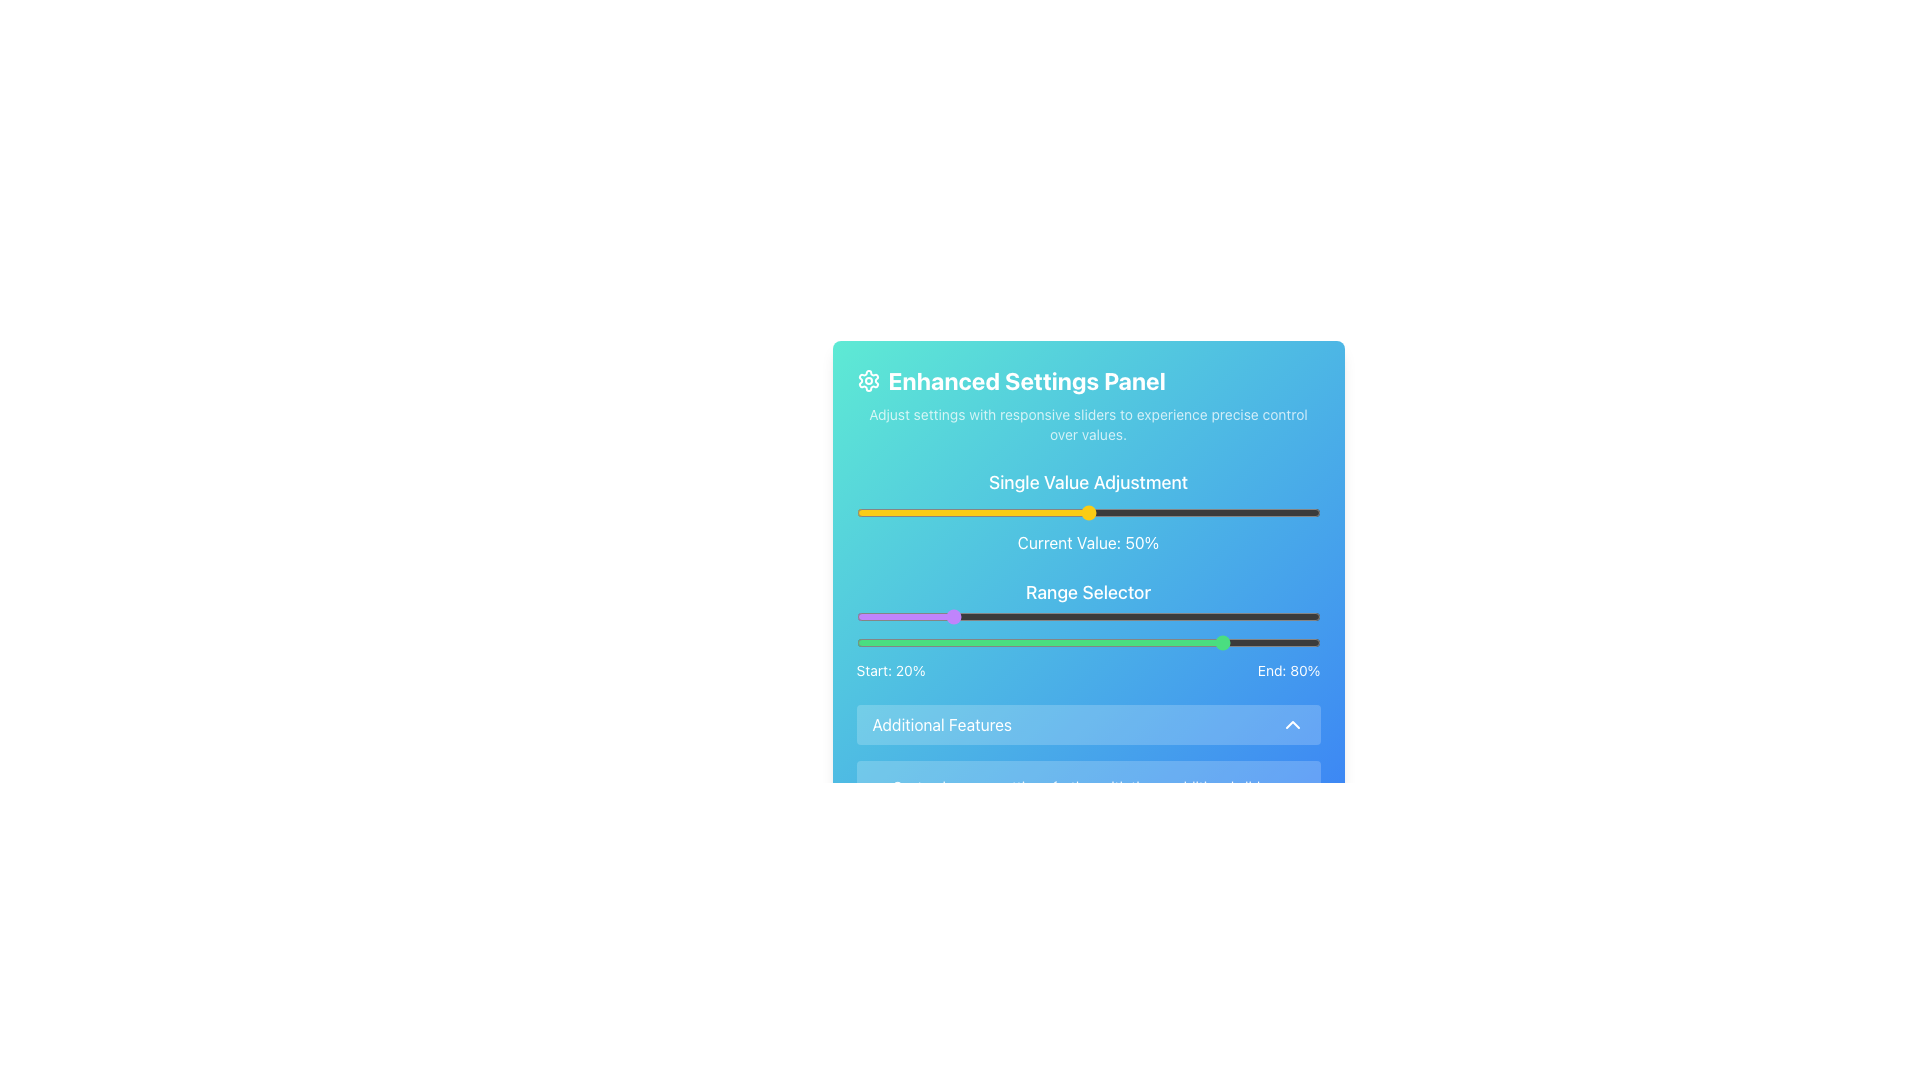 This screenshot has height=1080, width=1920. I want to click on the range selector sliders, so click(972, 616).